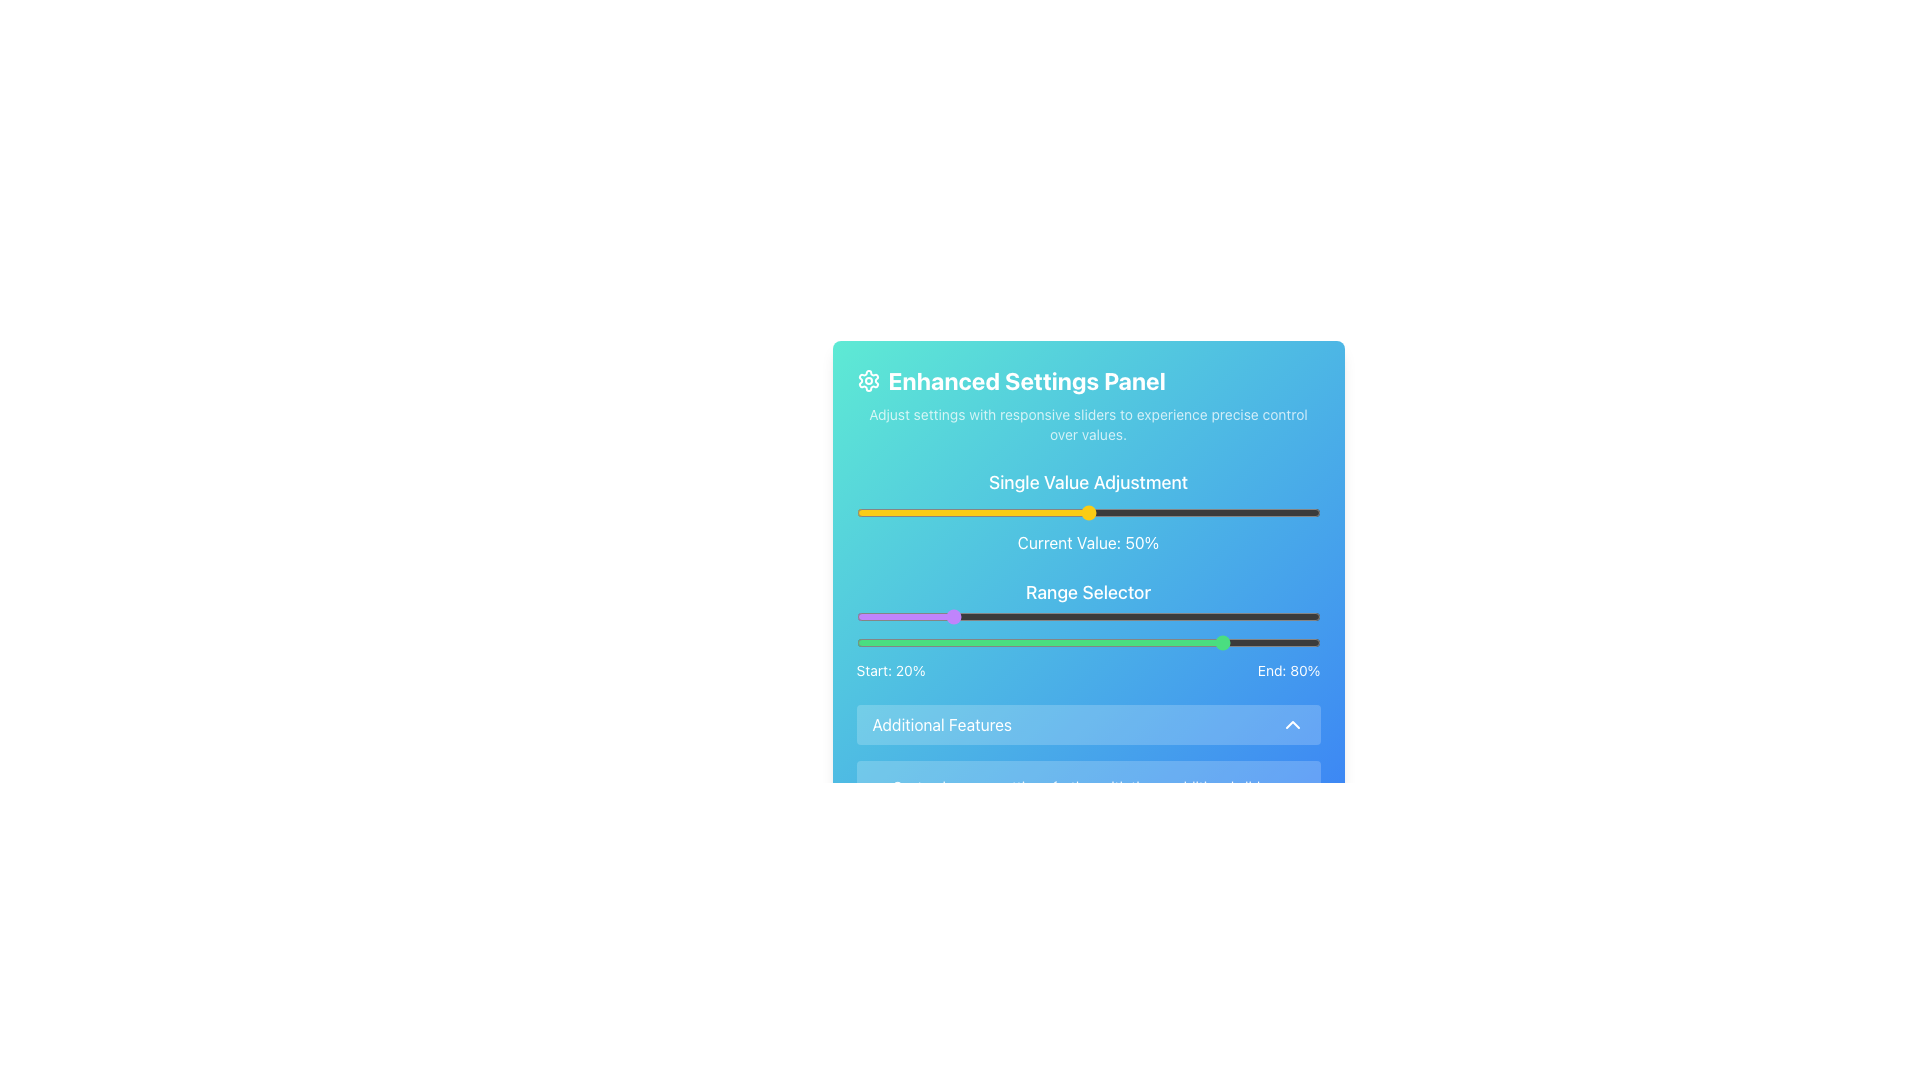 This screenshot has height=1080, width=1920. I want to click on the range selector sliders, so click(972, 616).